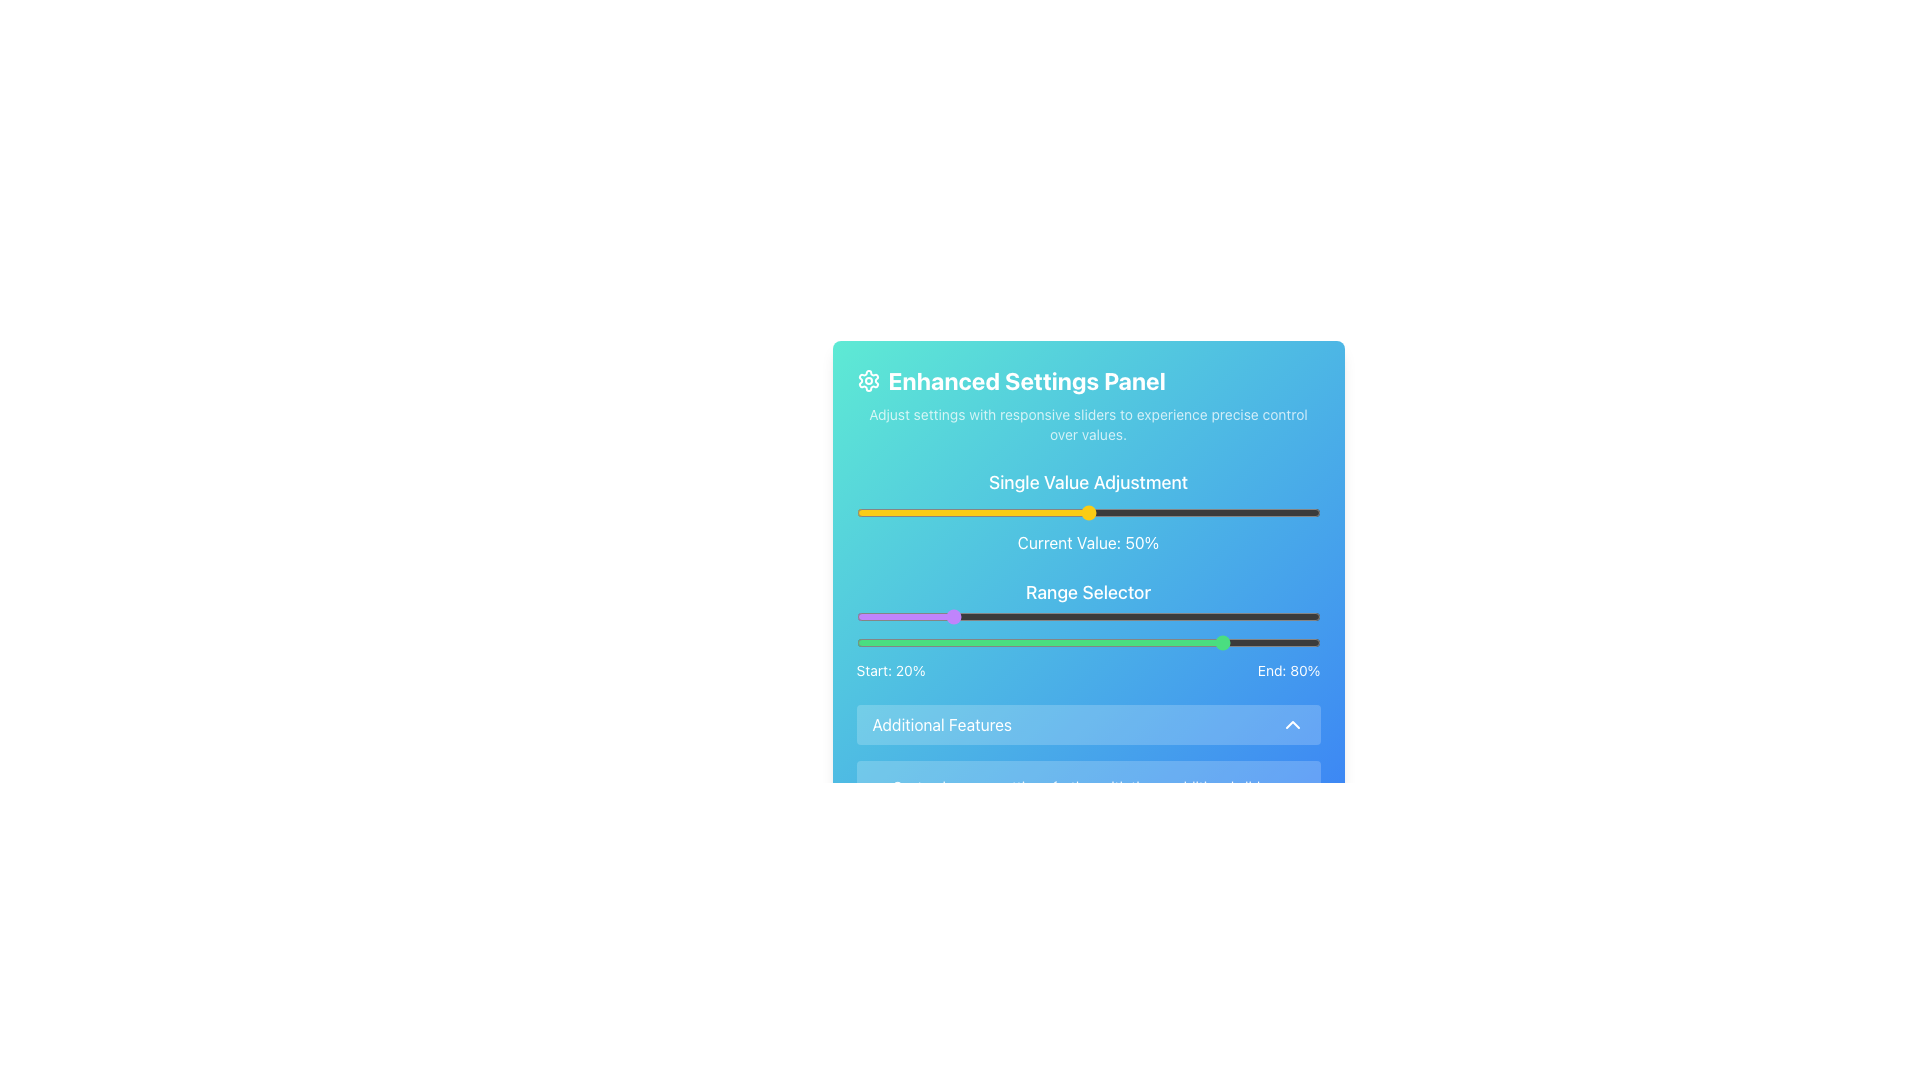 This screenshot has height=1080, width=1920. I want to click on the range selector sliders, so click(972, 616).